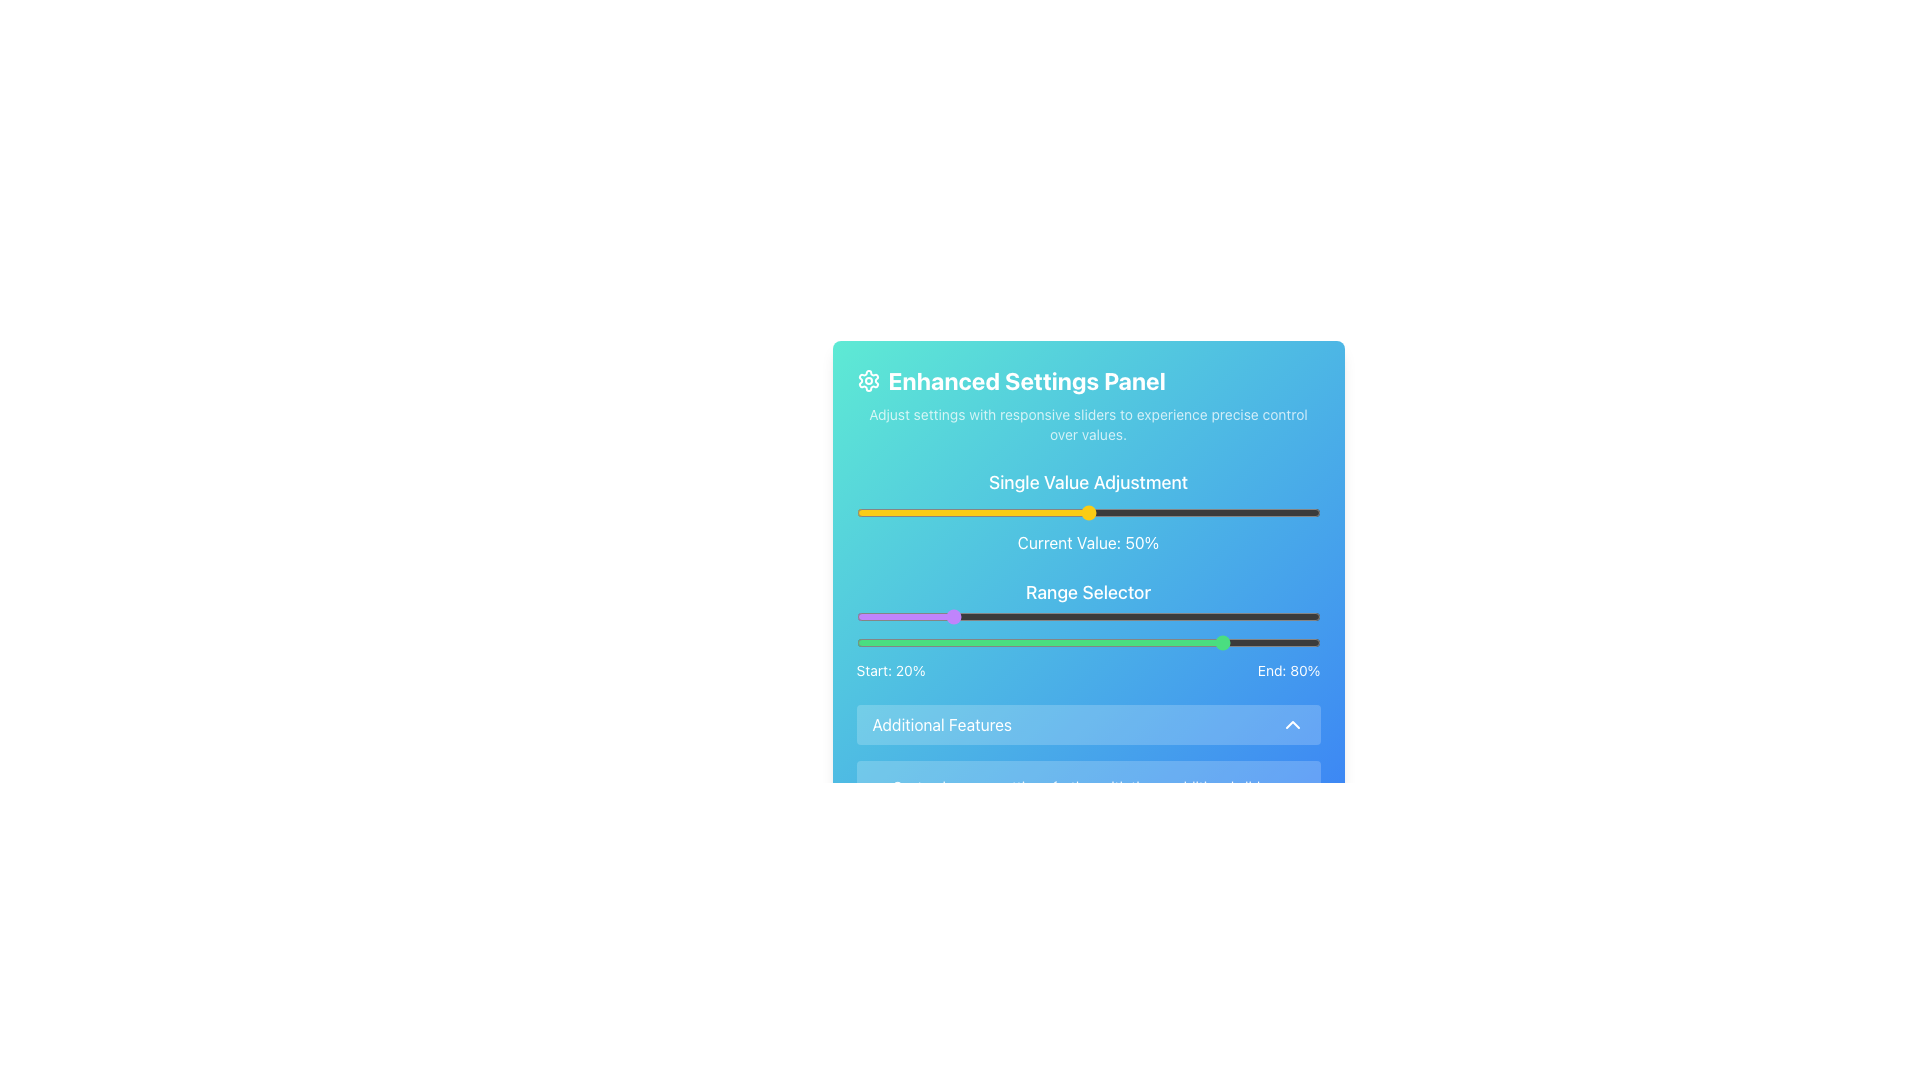 This screenshot has height=1080, width=1920. I want to click on the range selector sliders, so click(972, 616).